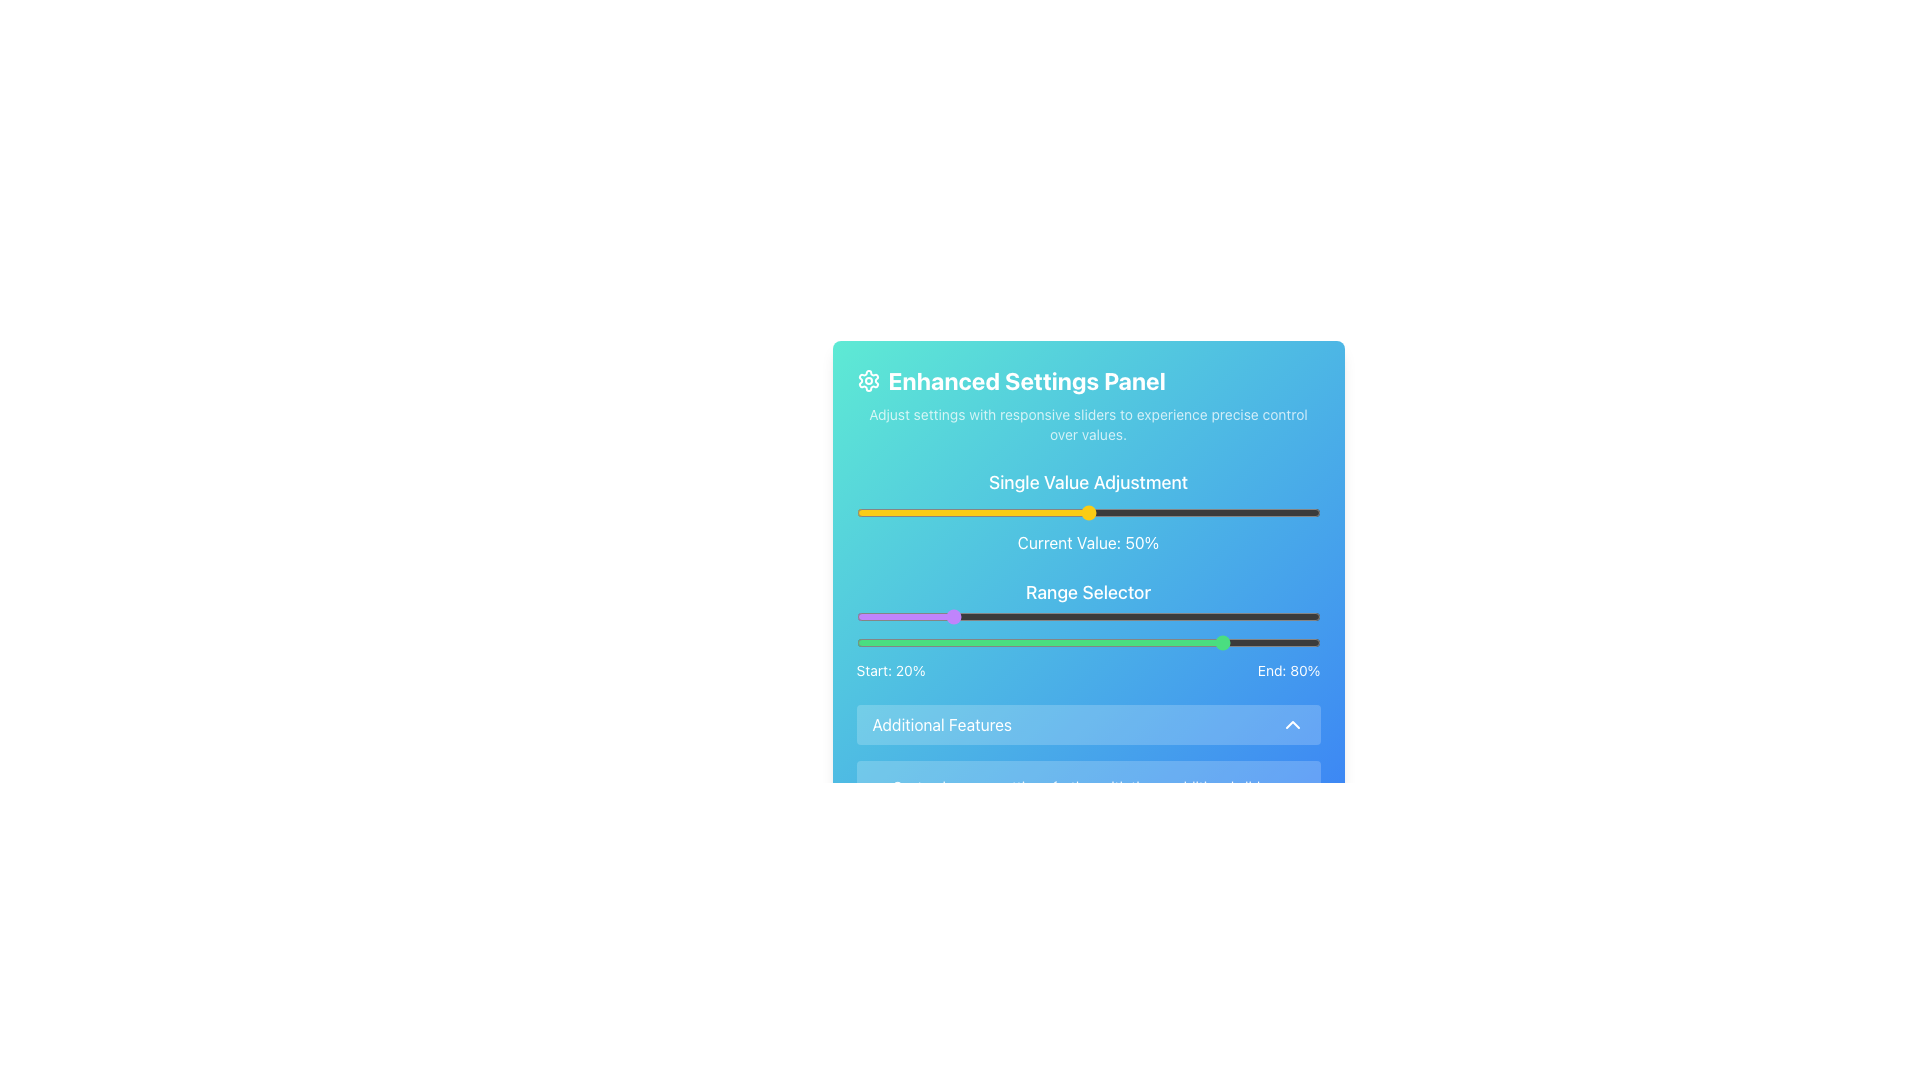 This screenshot has height=1080, width=1920. I want to click on the range selector sliders, so click(972, 616).